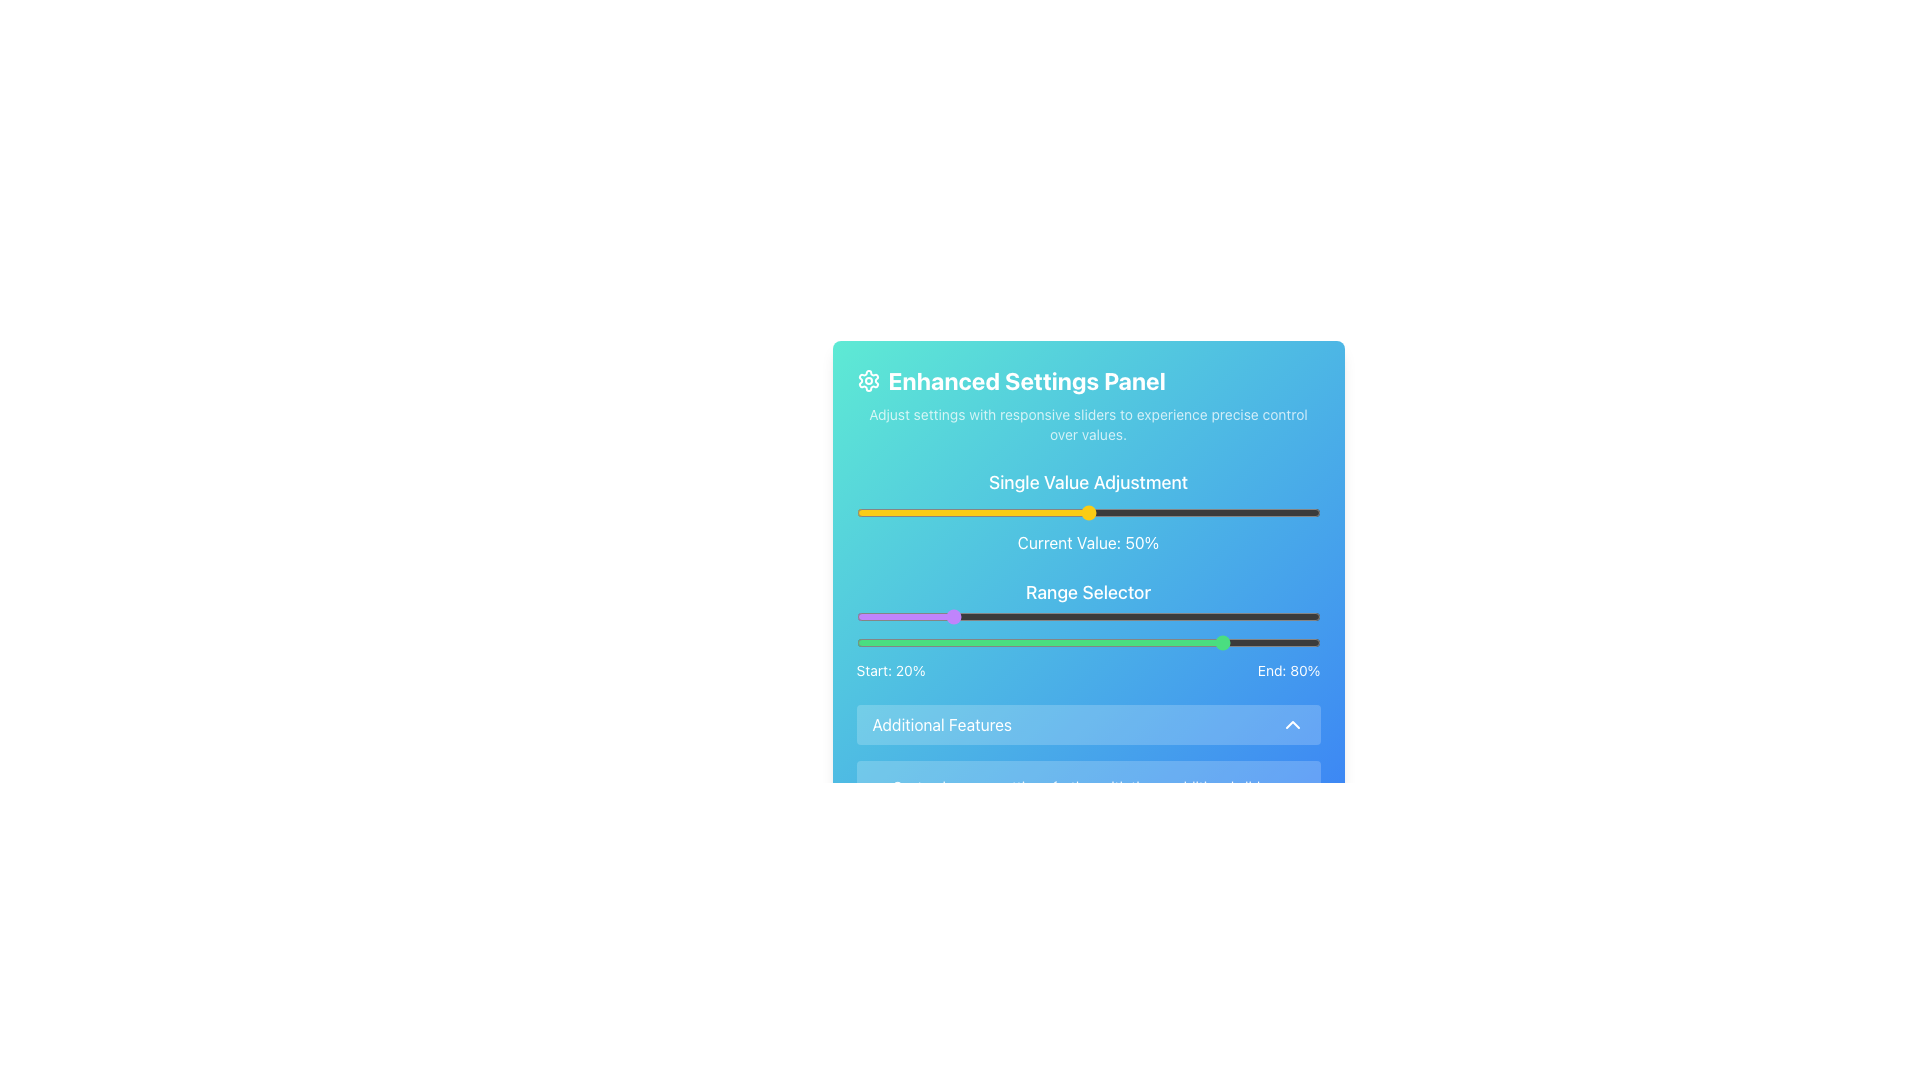 This screenshot has height=1080, width=1920. I want to click on the range selector sliders, so click(972, 616).